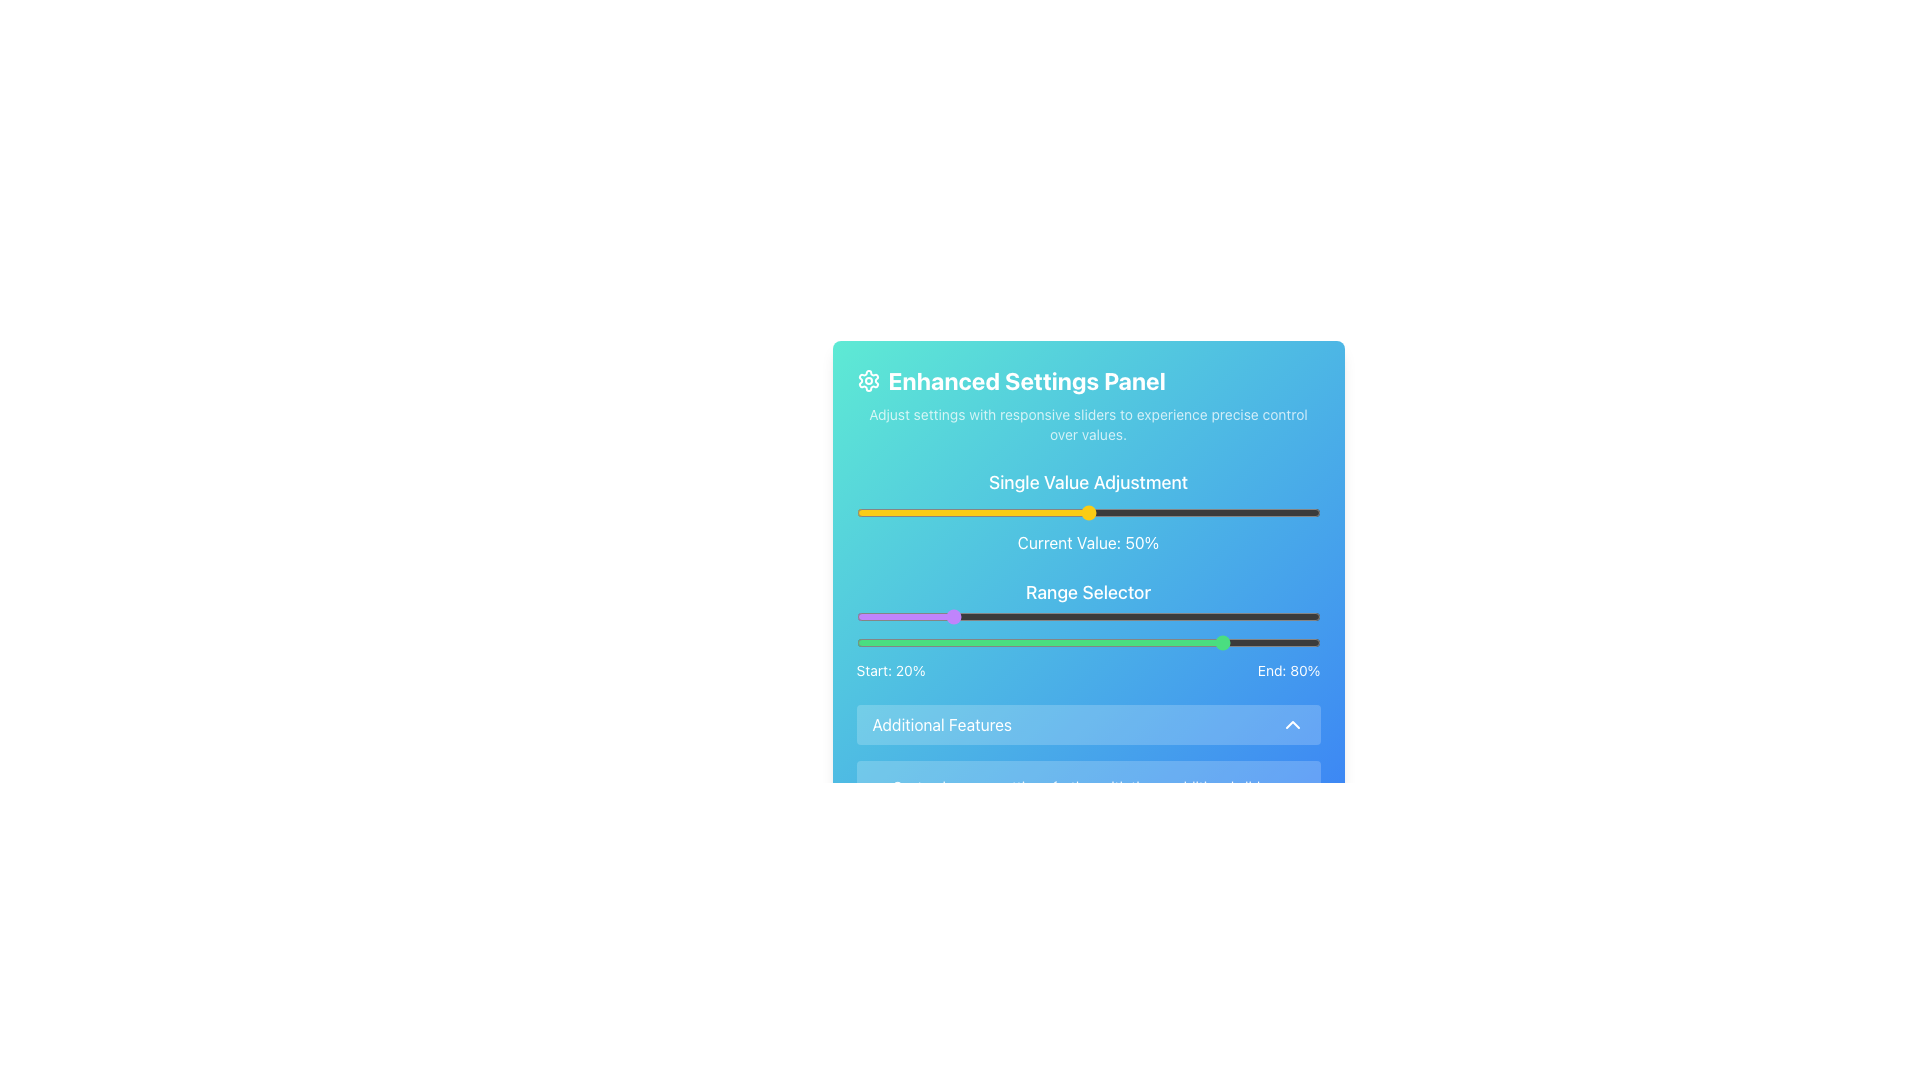 This screenshot has height=1080, width=1920. I want to click on the range selector sliders, so click(972, 616).